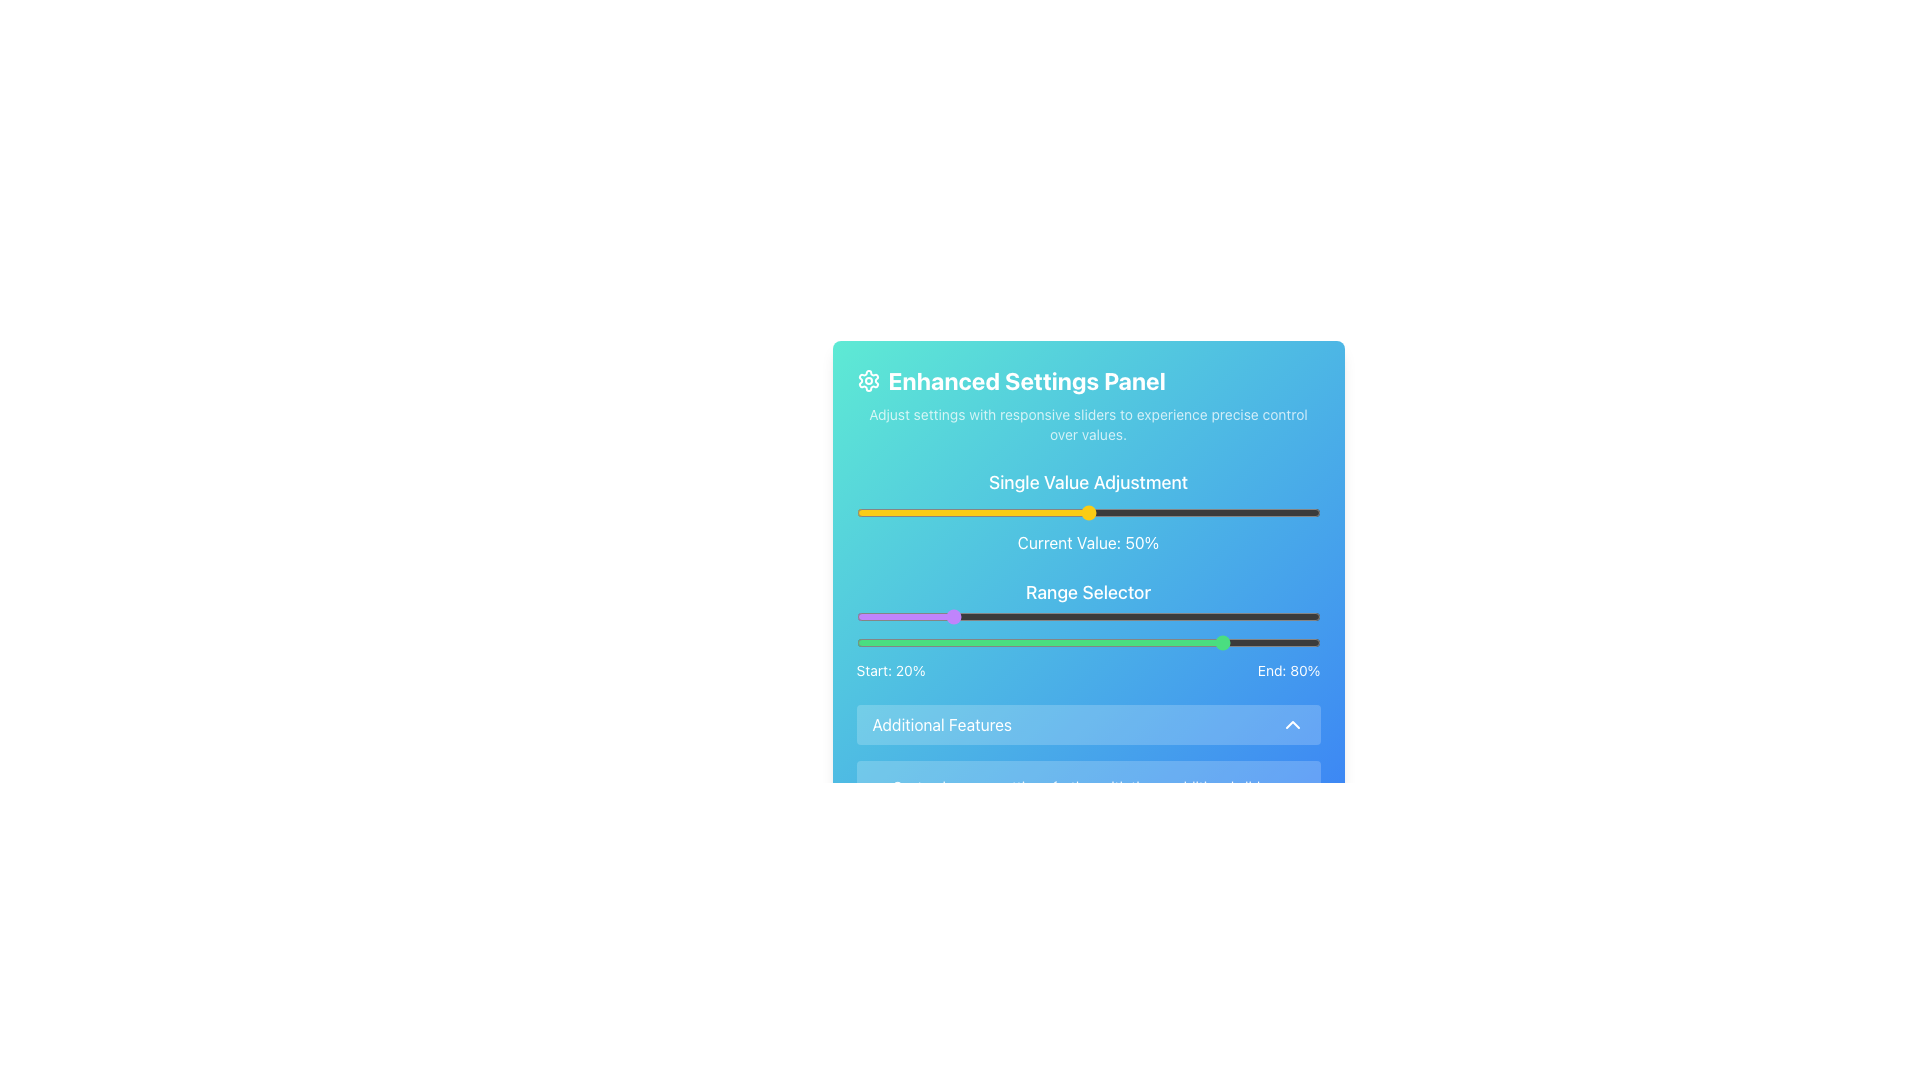 This screenshot has height=1080, width=1920. I want to click on the range selector sliders, so click(972, 616).